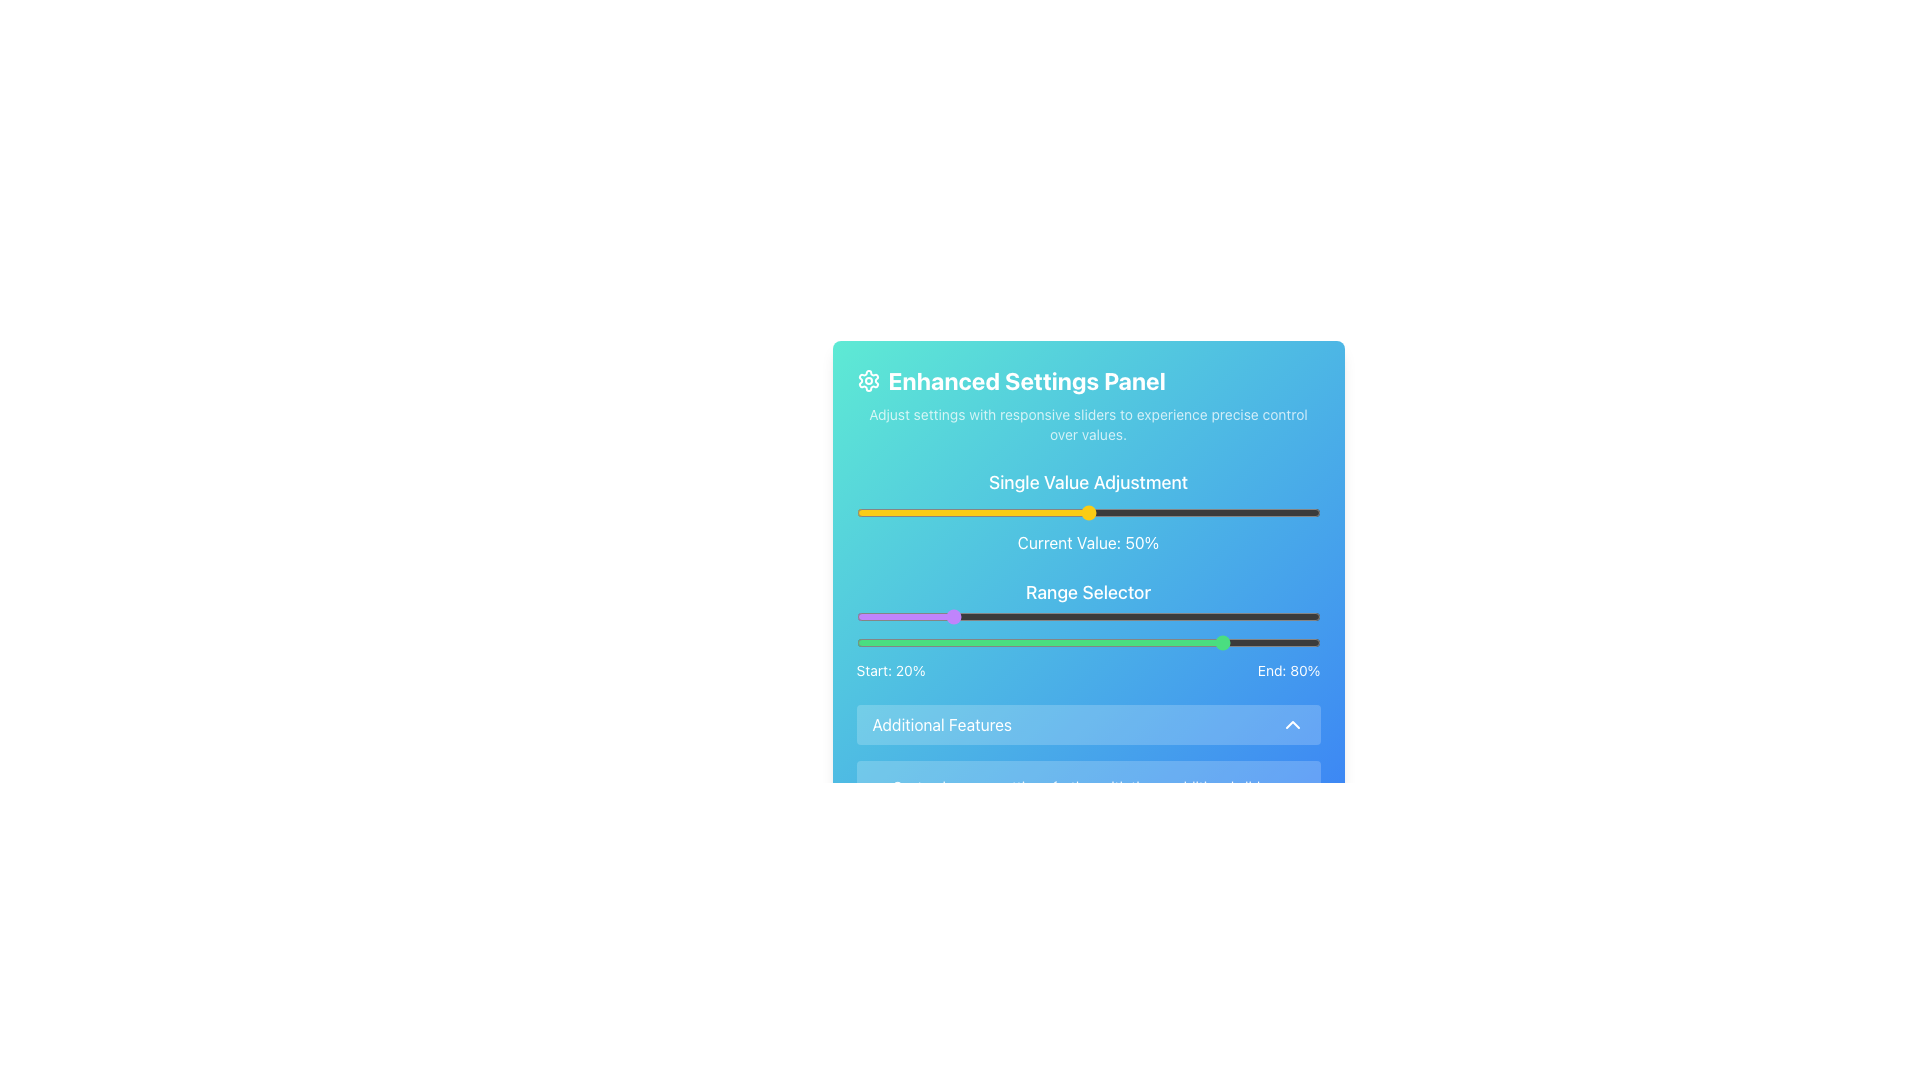 This screenshot has height=1080, width=1920. I want to click on the range selector sliders, so click(972, 616).